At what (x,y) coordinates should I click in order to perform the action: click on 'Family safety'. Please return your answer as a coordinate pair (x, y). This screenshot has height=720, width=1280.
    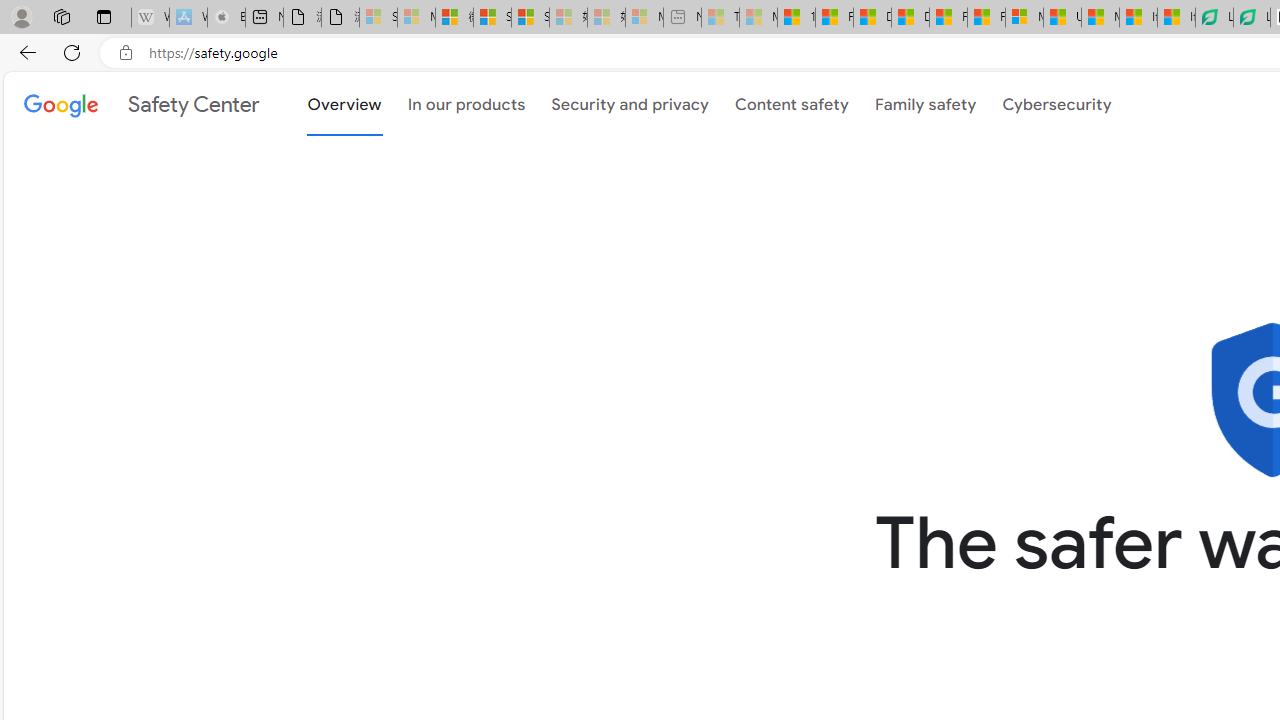
    Looking at the image, I should click on (924, 102).